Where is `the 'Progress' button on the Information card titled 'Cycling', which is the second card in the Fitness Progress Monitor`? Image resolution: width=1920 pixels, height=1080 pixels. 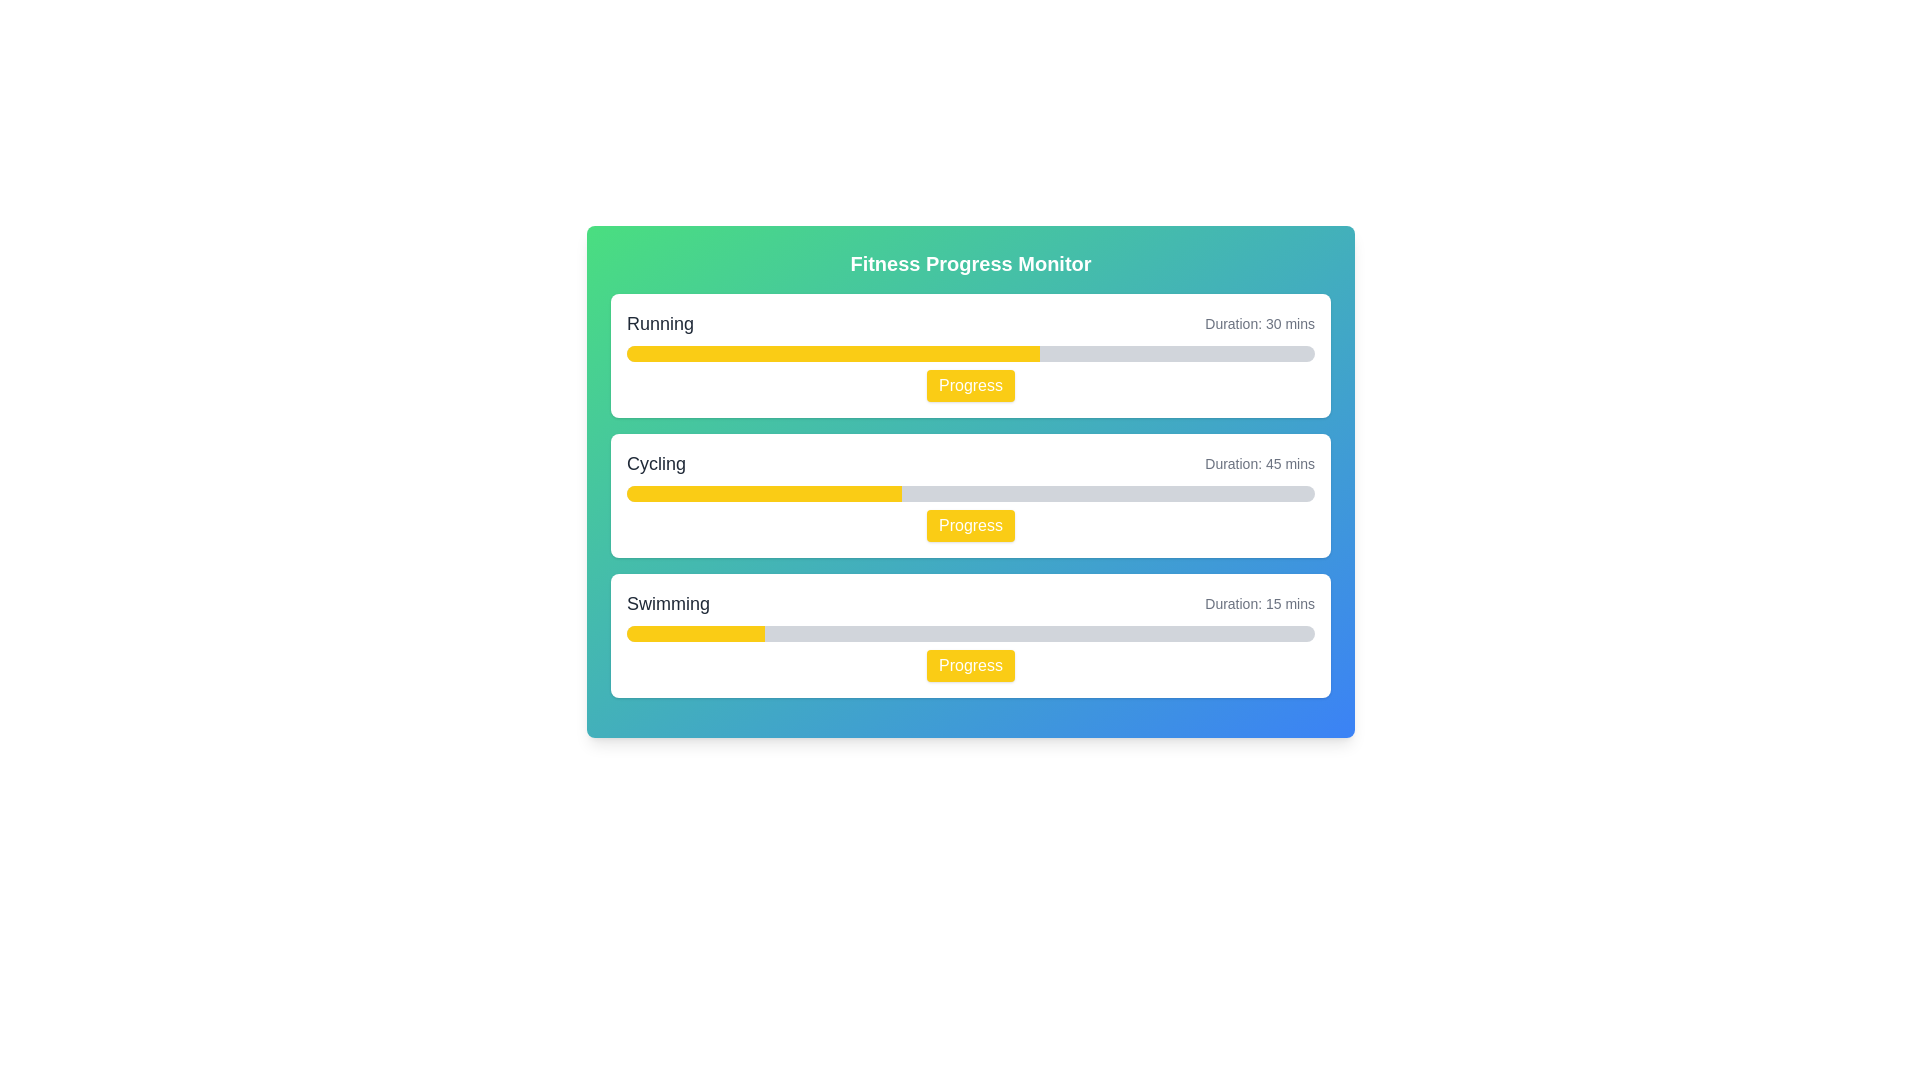
the 'Progress' button on the Information card titled 'Cycling', which is the second card in the Fitness Progress Monitor is located at coordinates (970, 495).